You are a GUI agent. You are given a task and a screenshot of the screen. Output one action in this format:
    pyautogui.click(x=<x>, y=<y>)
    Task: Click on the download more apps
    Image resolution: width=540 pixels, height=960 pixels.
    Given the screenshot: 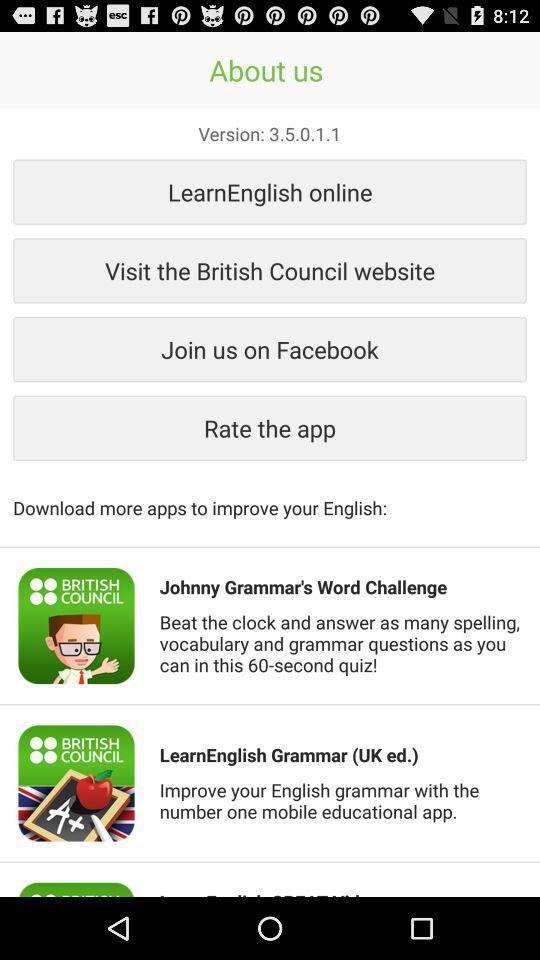 What is the action you would take?
    pyautogui.click(x=270, y=496)
    